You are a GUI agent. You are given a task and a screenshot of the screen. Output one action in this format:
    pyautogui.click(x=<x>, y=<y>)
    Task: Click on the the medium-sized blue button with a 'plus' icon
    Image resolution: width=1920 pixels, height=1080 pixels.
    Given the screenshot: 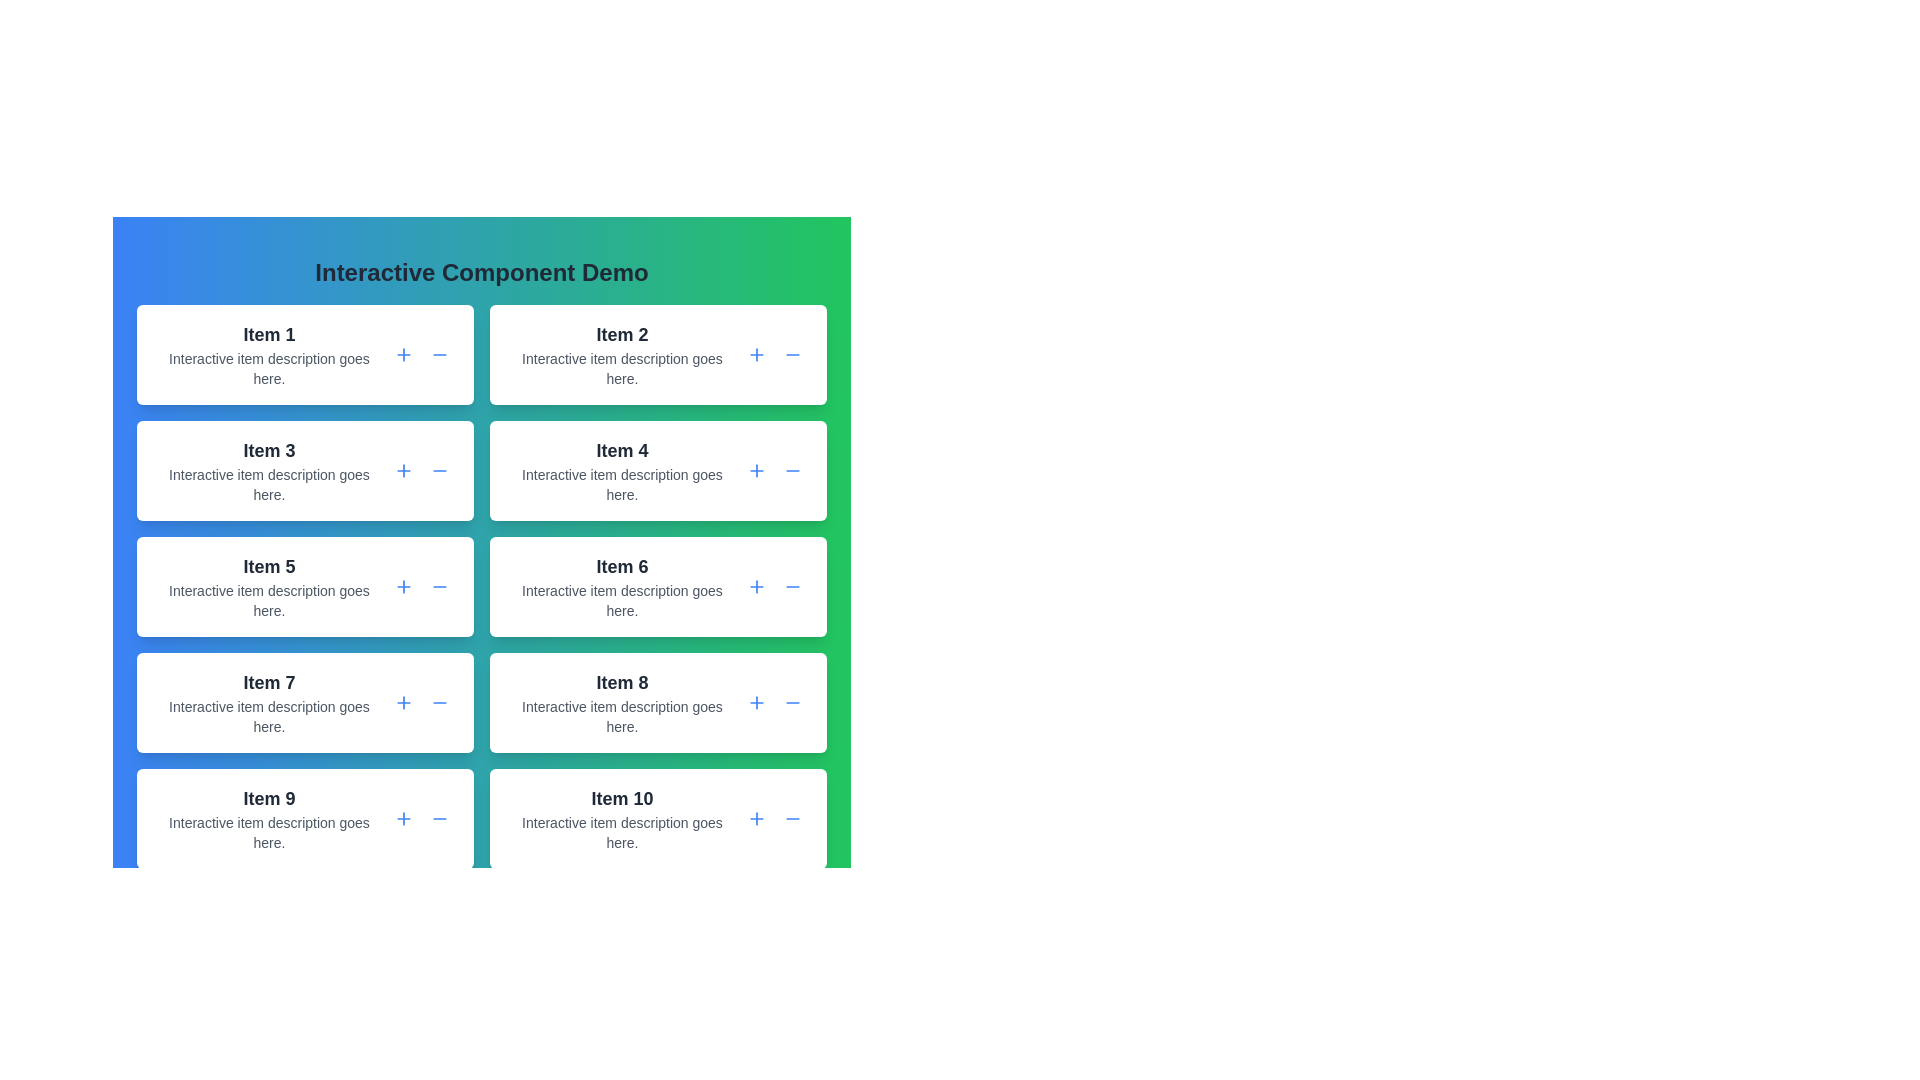 What is the action you would take?
    pyautogui.click(x=756, y=353)
    